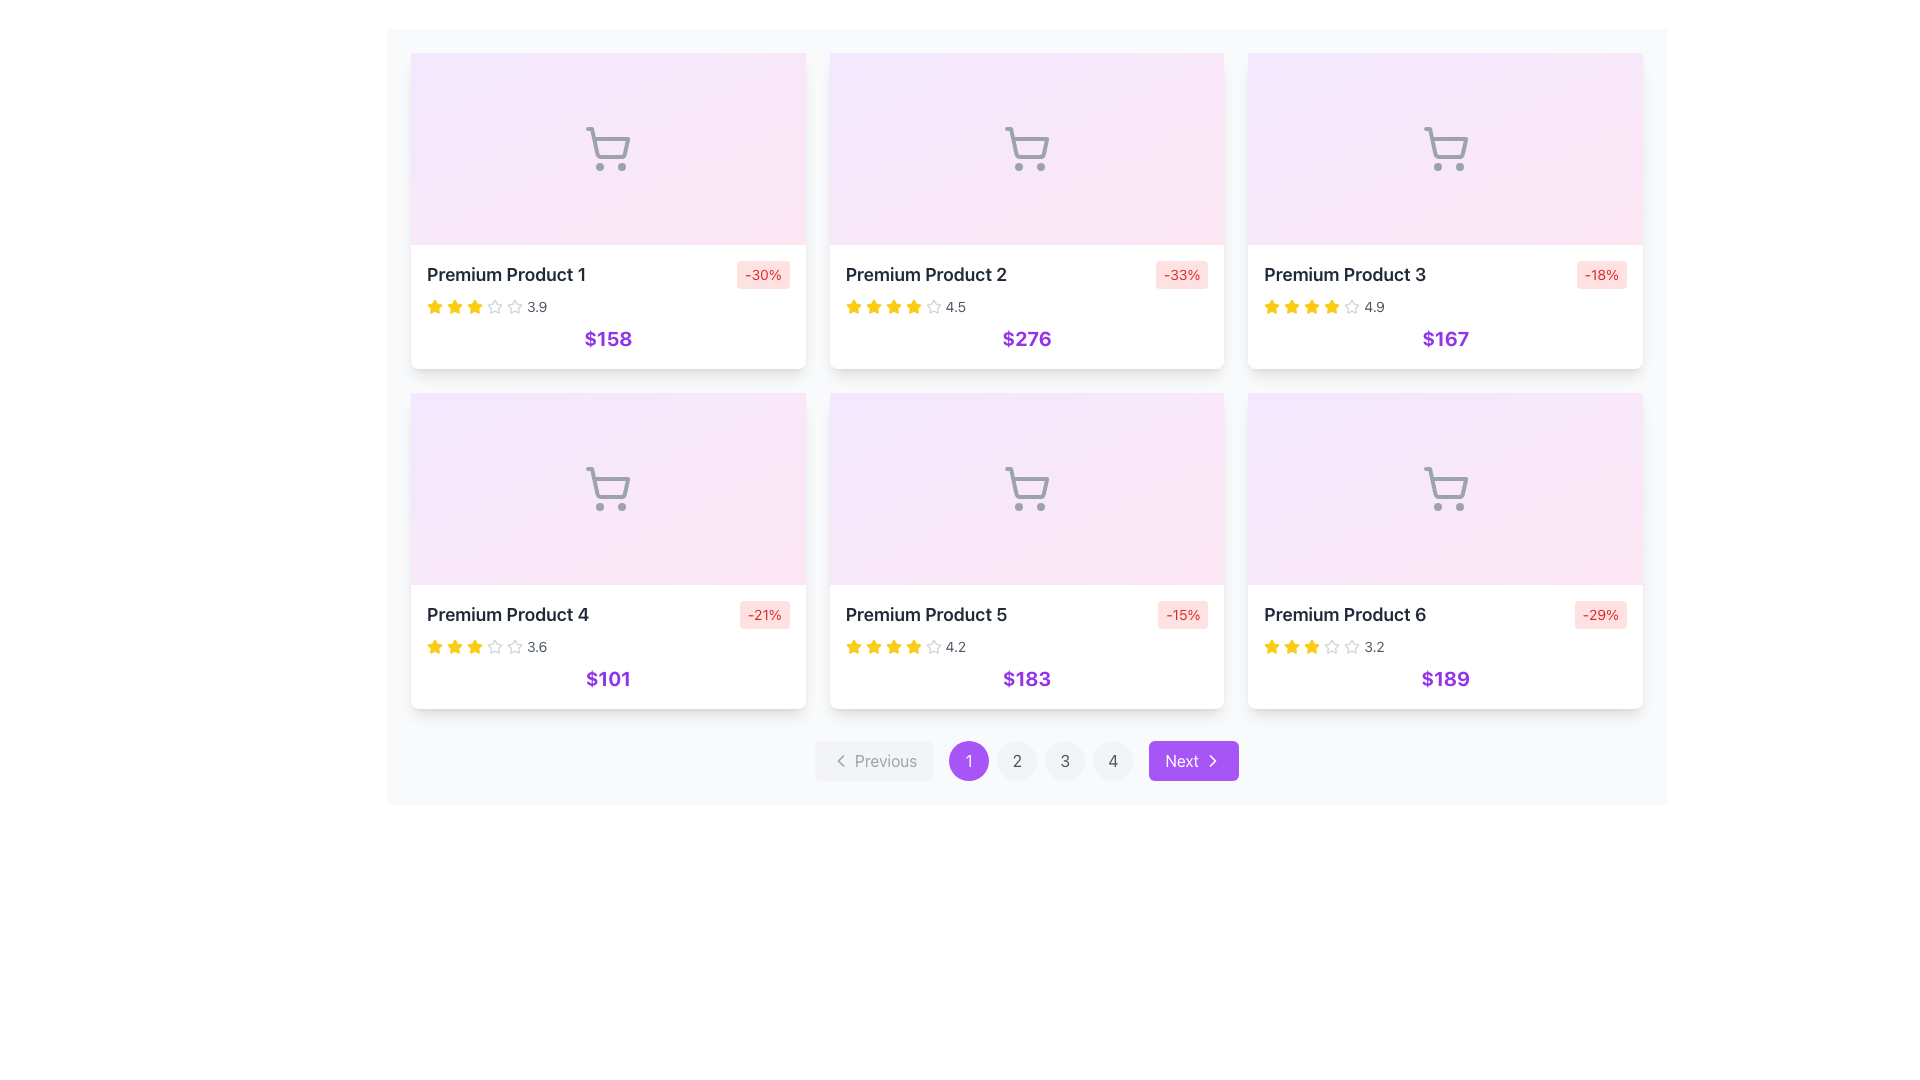  What do you see at coordinates (840, 760) in the screenshot?
I see `the leftwards arrow icon of the 'Previous' navigation button at the bottom left of the pagination bar` at bounding box center [840, 760].